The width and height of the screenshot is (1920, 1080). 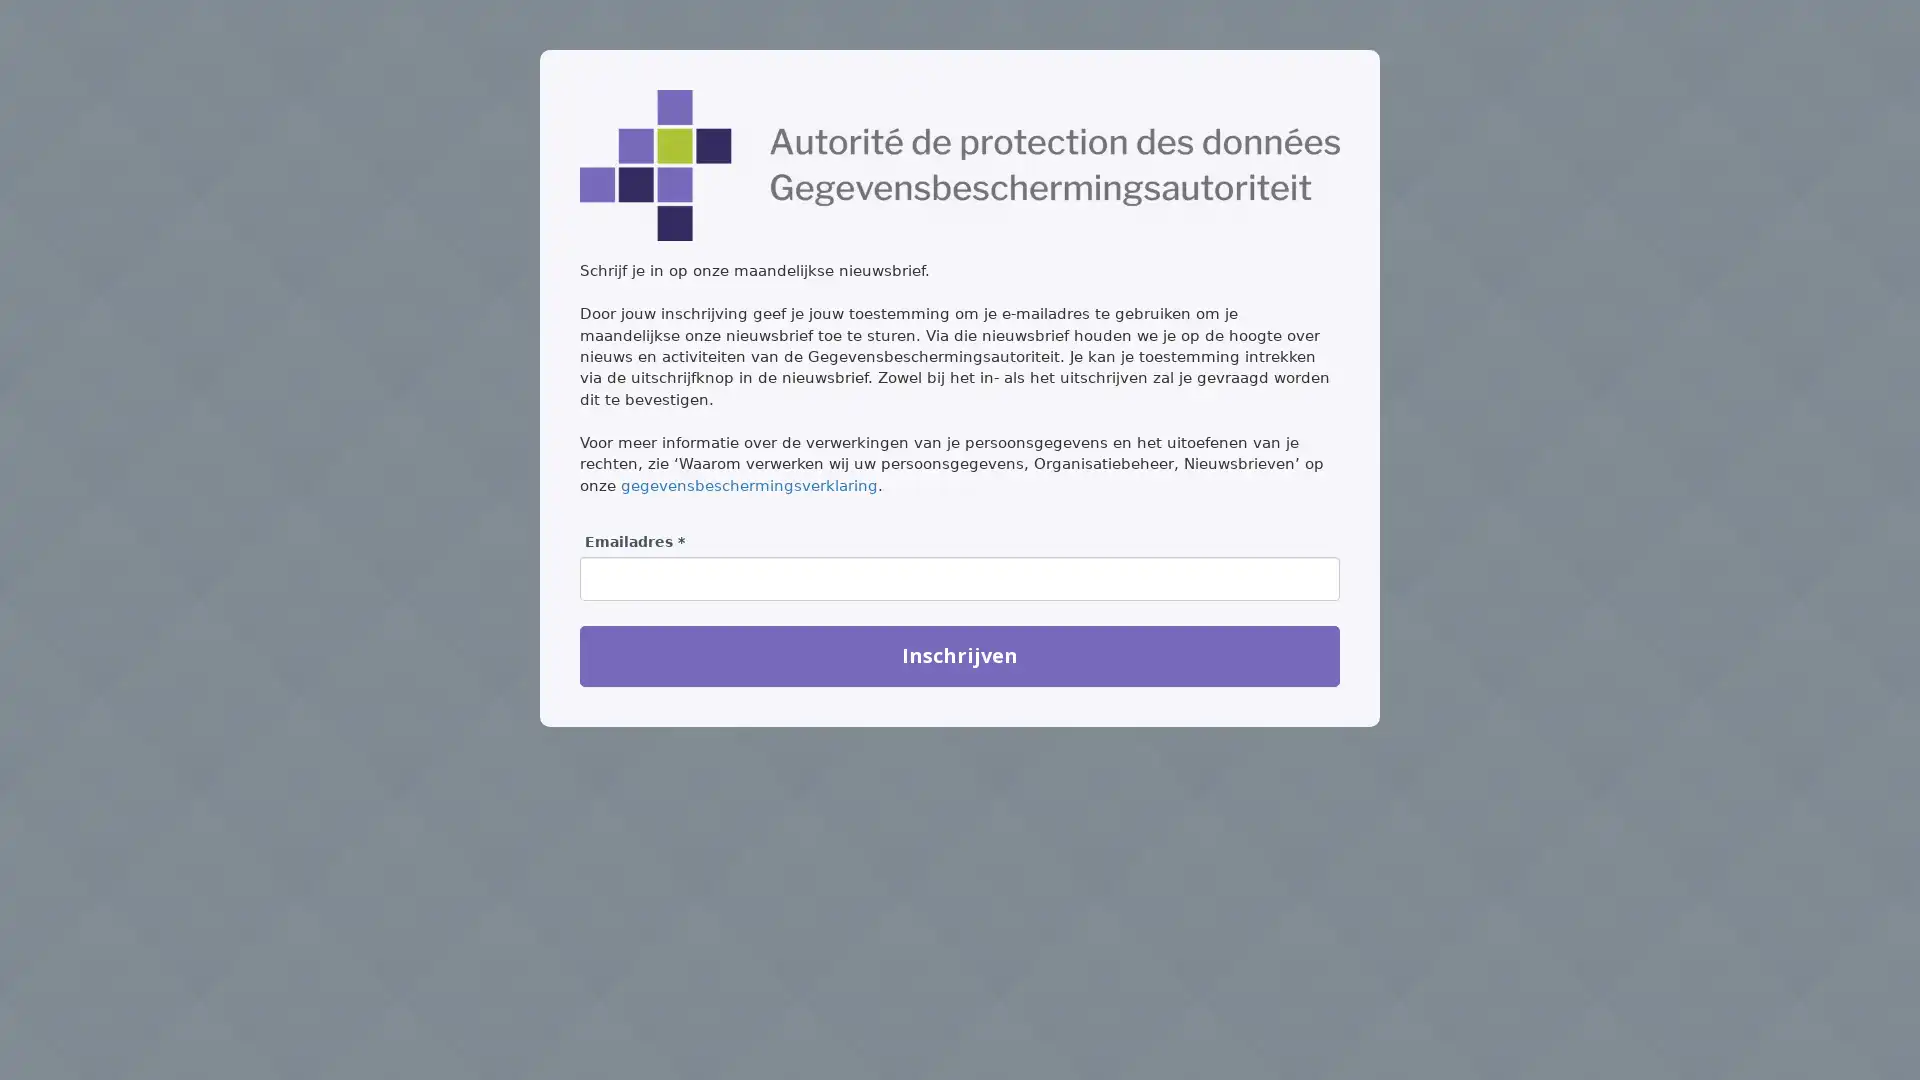 I want to click on Inschrijven, so click(x=960, y=655).